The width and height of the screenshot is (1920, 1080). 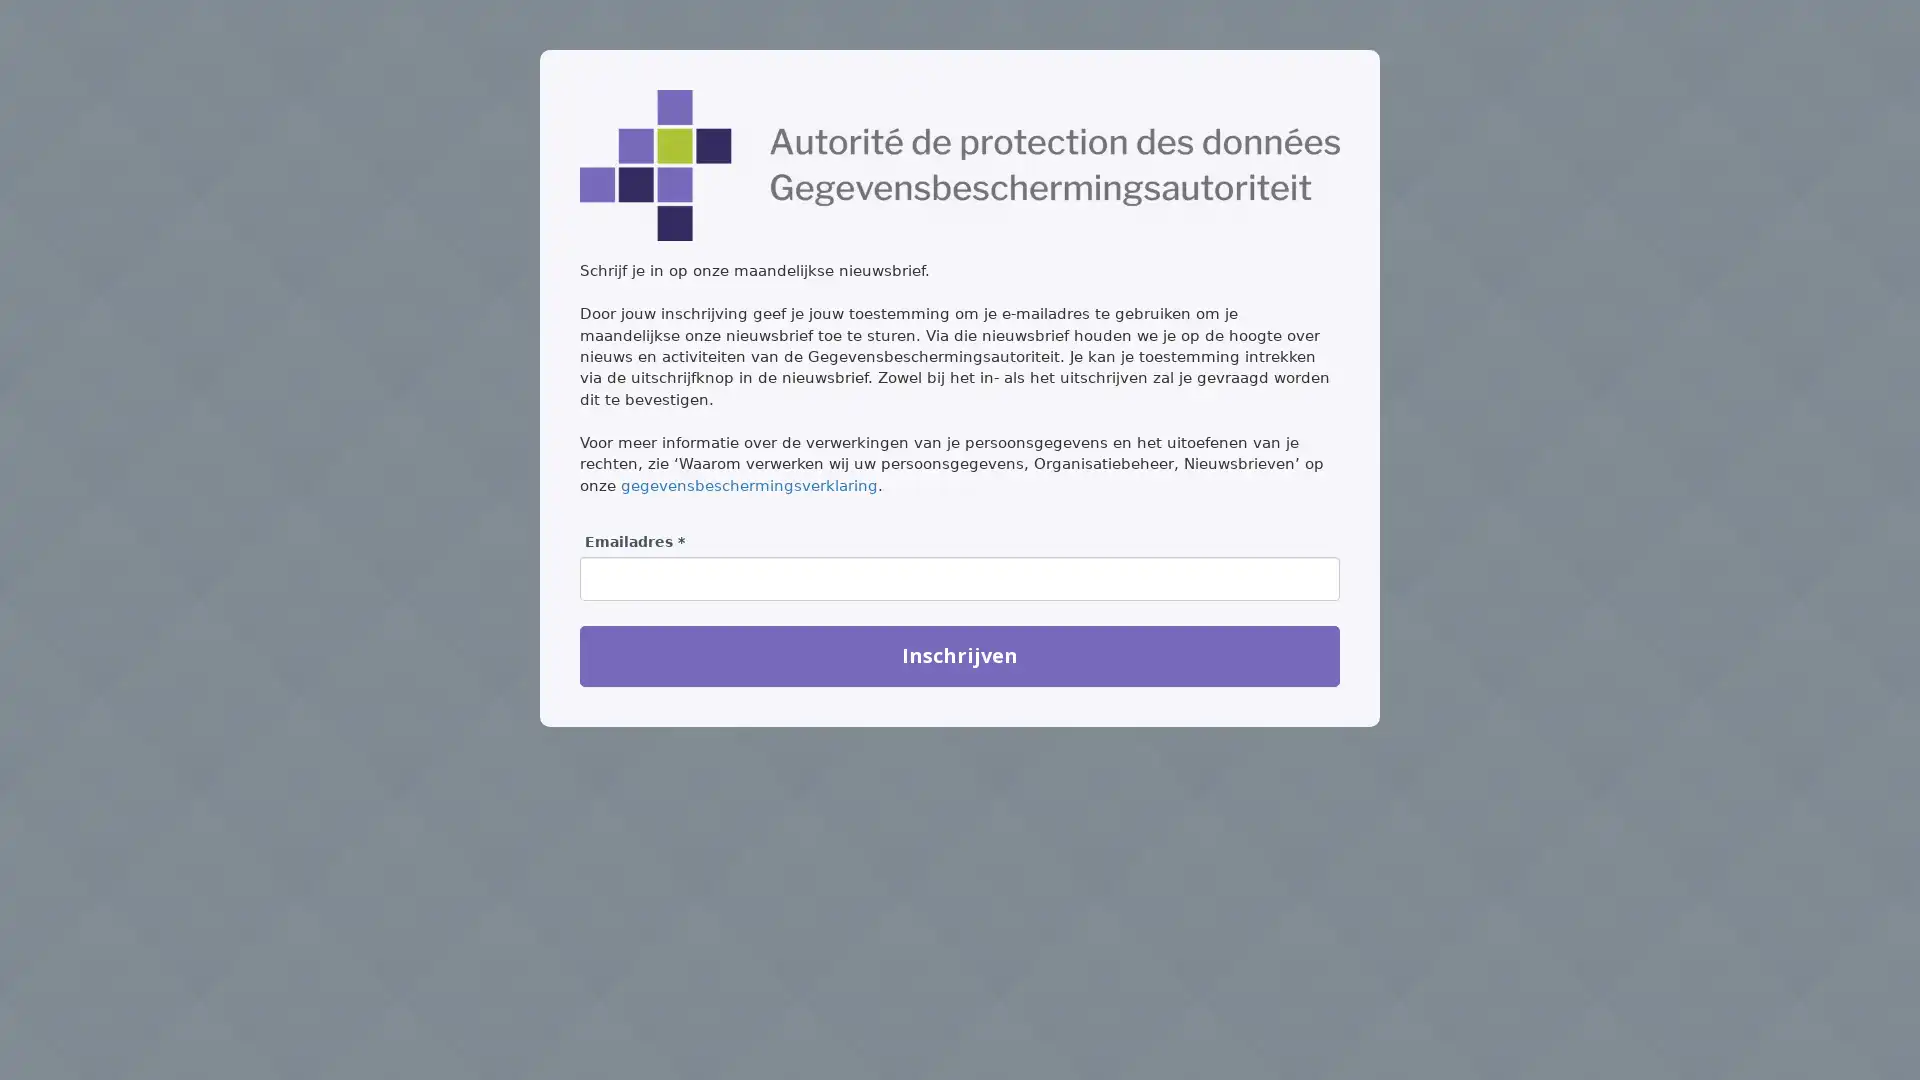 I want to click on Inschrijven, so click(x=960, y=655).